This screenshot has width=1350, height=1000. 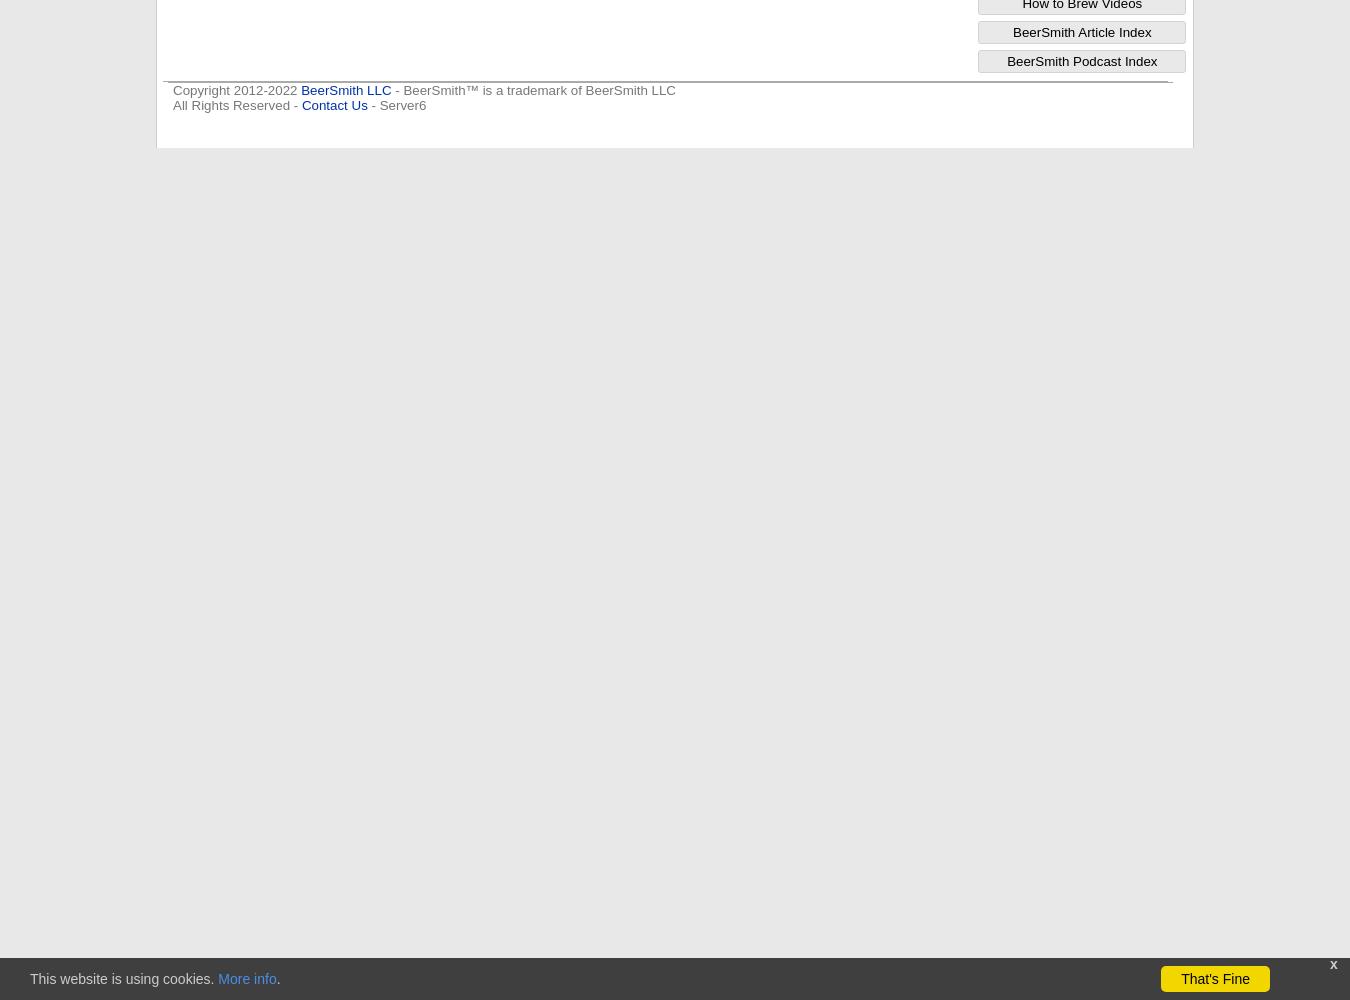 What do you see at coordinates (172, 88) in the screenshot?
I see `'Copyright 2012-2022'` at bounding box center [172, 88].